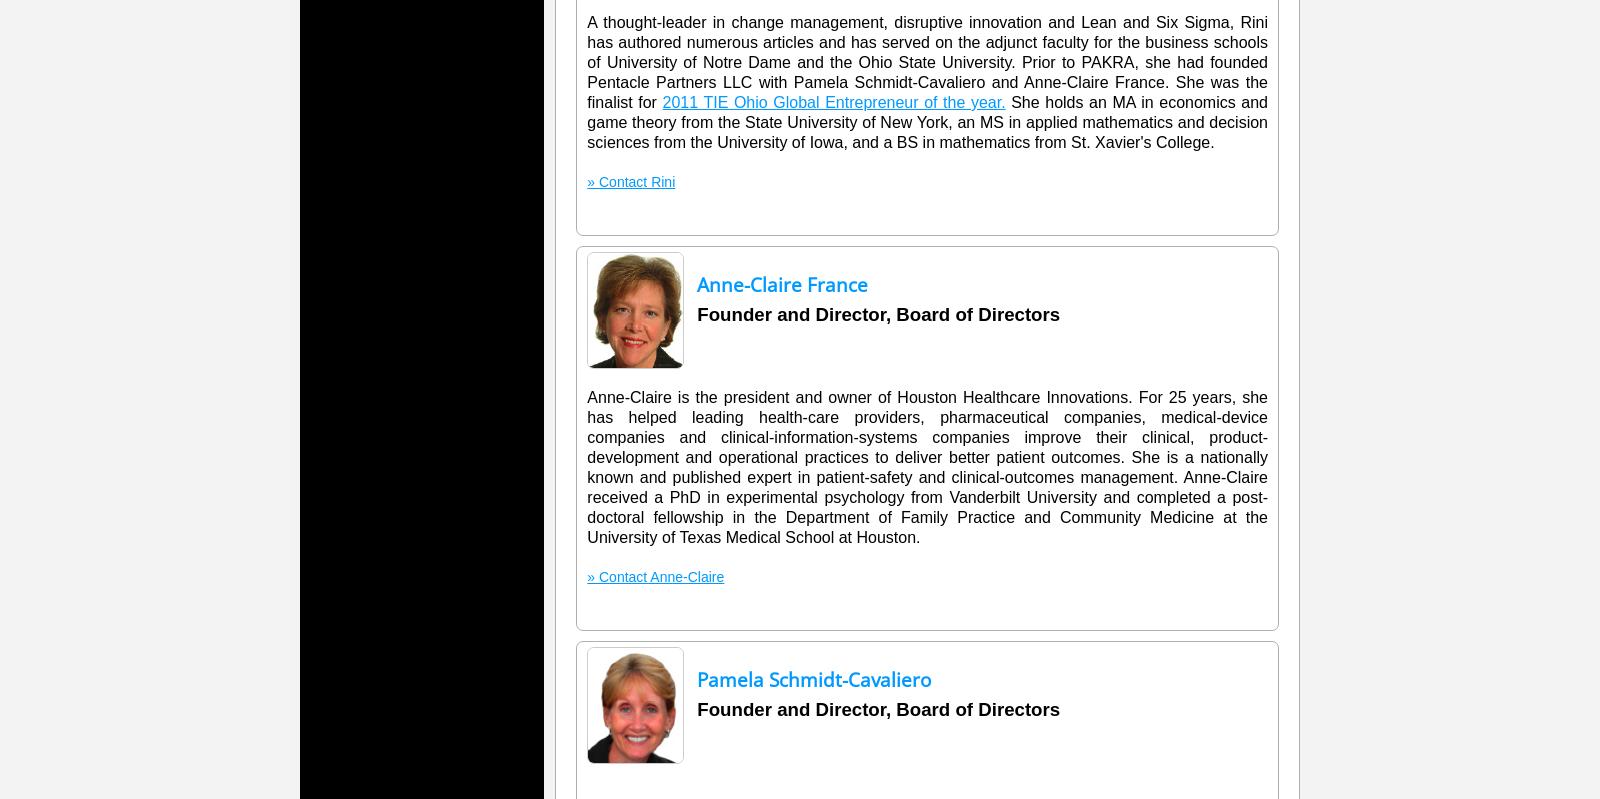 The width and height of the screenshot is (1600, 799). I want to click on 'She holds an MA in economics and game theory from the State University of New York, an MS in applied mathematics and decision sciences from the University of Iowa, and a BS in mathematics from St. Xavier's College.', so click(926, 121).